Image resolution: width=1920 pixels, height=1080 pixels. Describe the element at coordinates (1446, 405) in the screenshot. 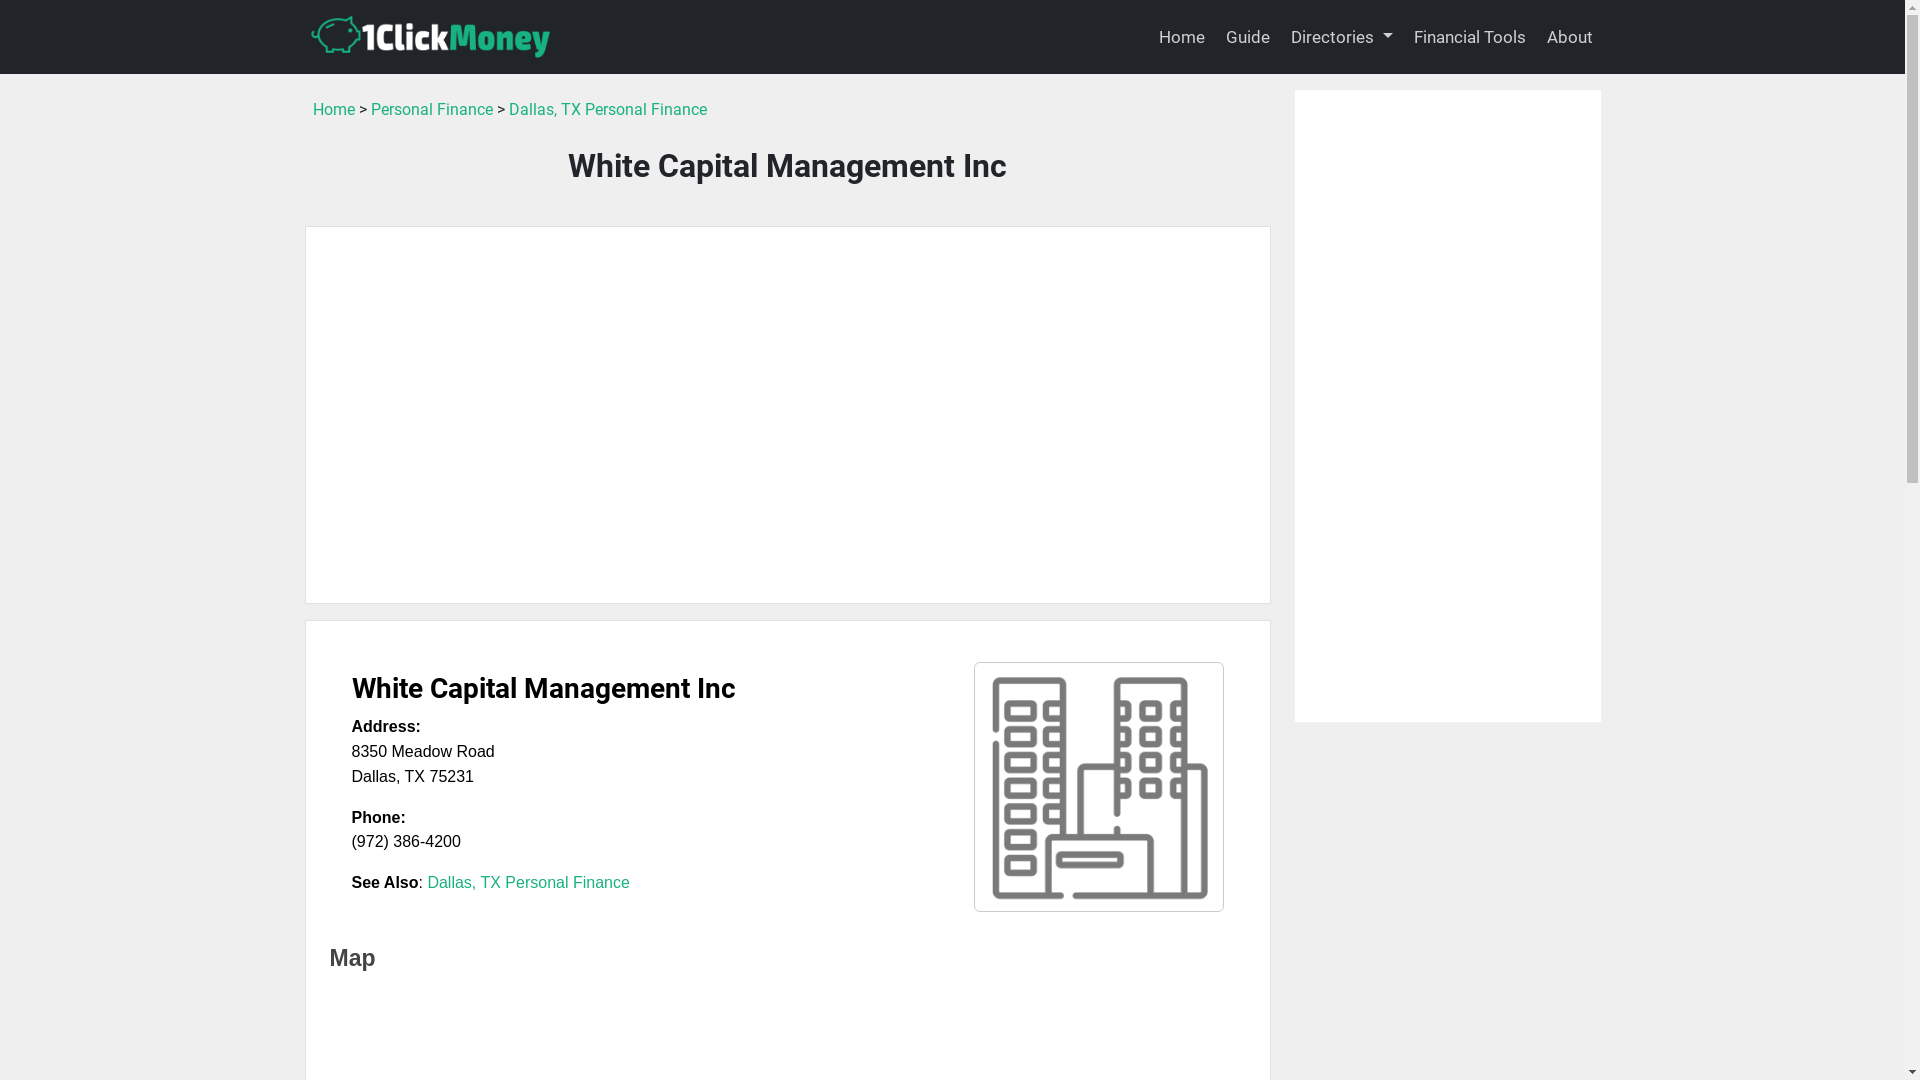

I see `'Advertisement'` at that location.